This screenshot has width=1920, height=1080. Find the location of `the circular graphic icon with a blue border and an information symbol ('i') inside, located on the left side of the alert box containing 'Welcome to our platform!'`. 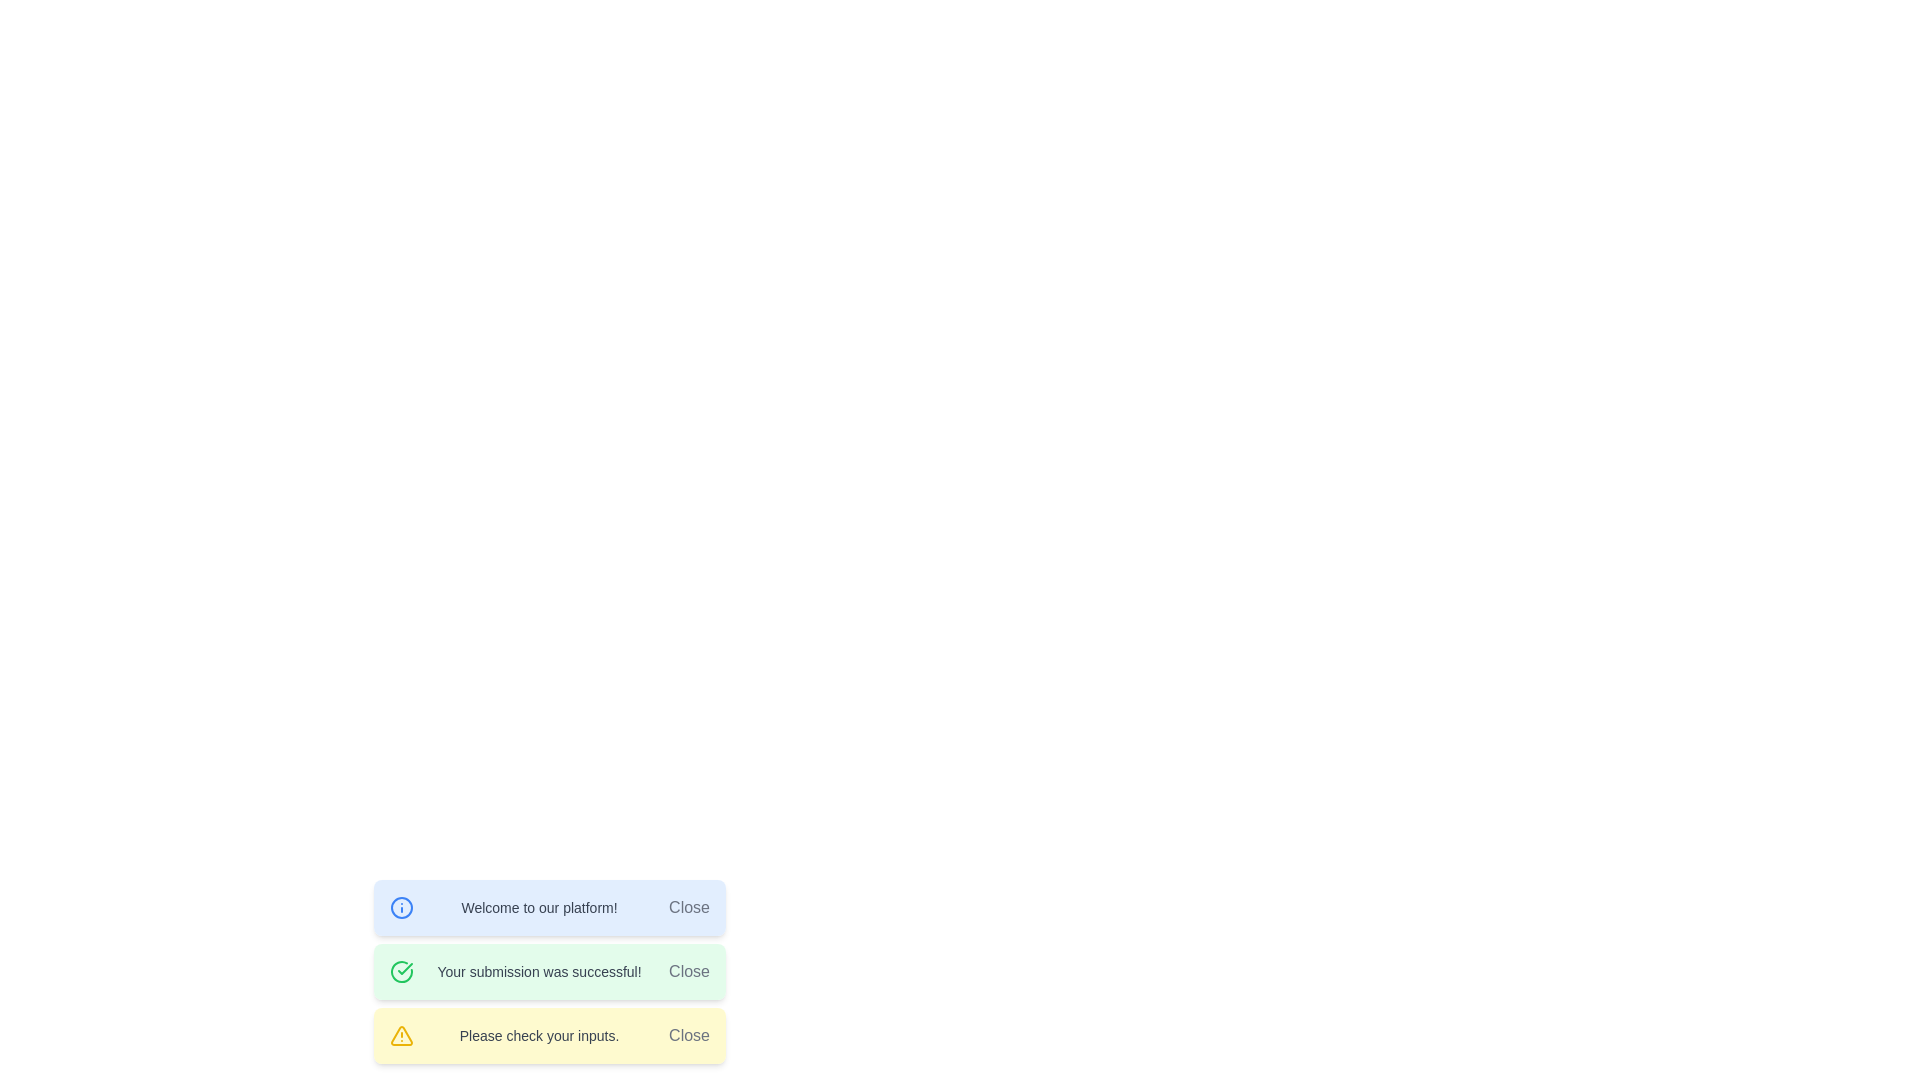

the circular graphic icon with a blue border and an information symbol ('i') inside, located on the left side of the alert box containing 'Welcome to our platform!' is located at coordinates (401, 907).